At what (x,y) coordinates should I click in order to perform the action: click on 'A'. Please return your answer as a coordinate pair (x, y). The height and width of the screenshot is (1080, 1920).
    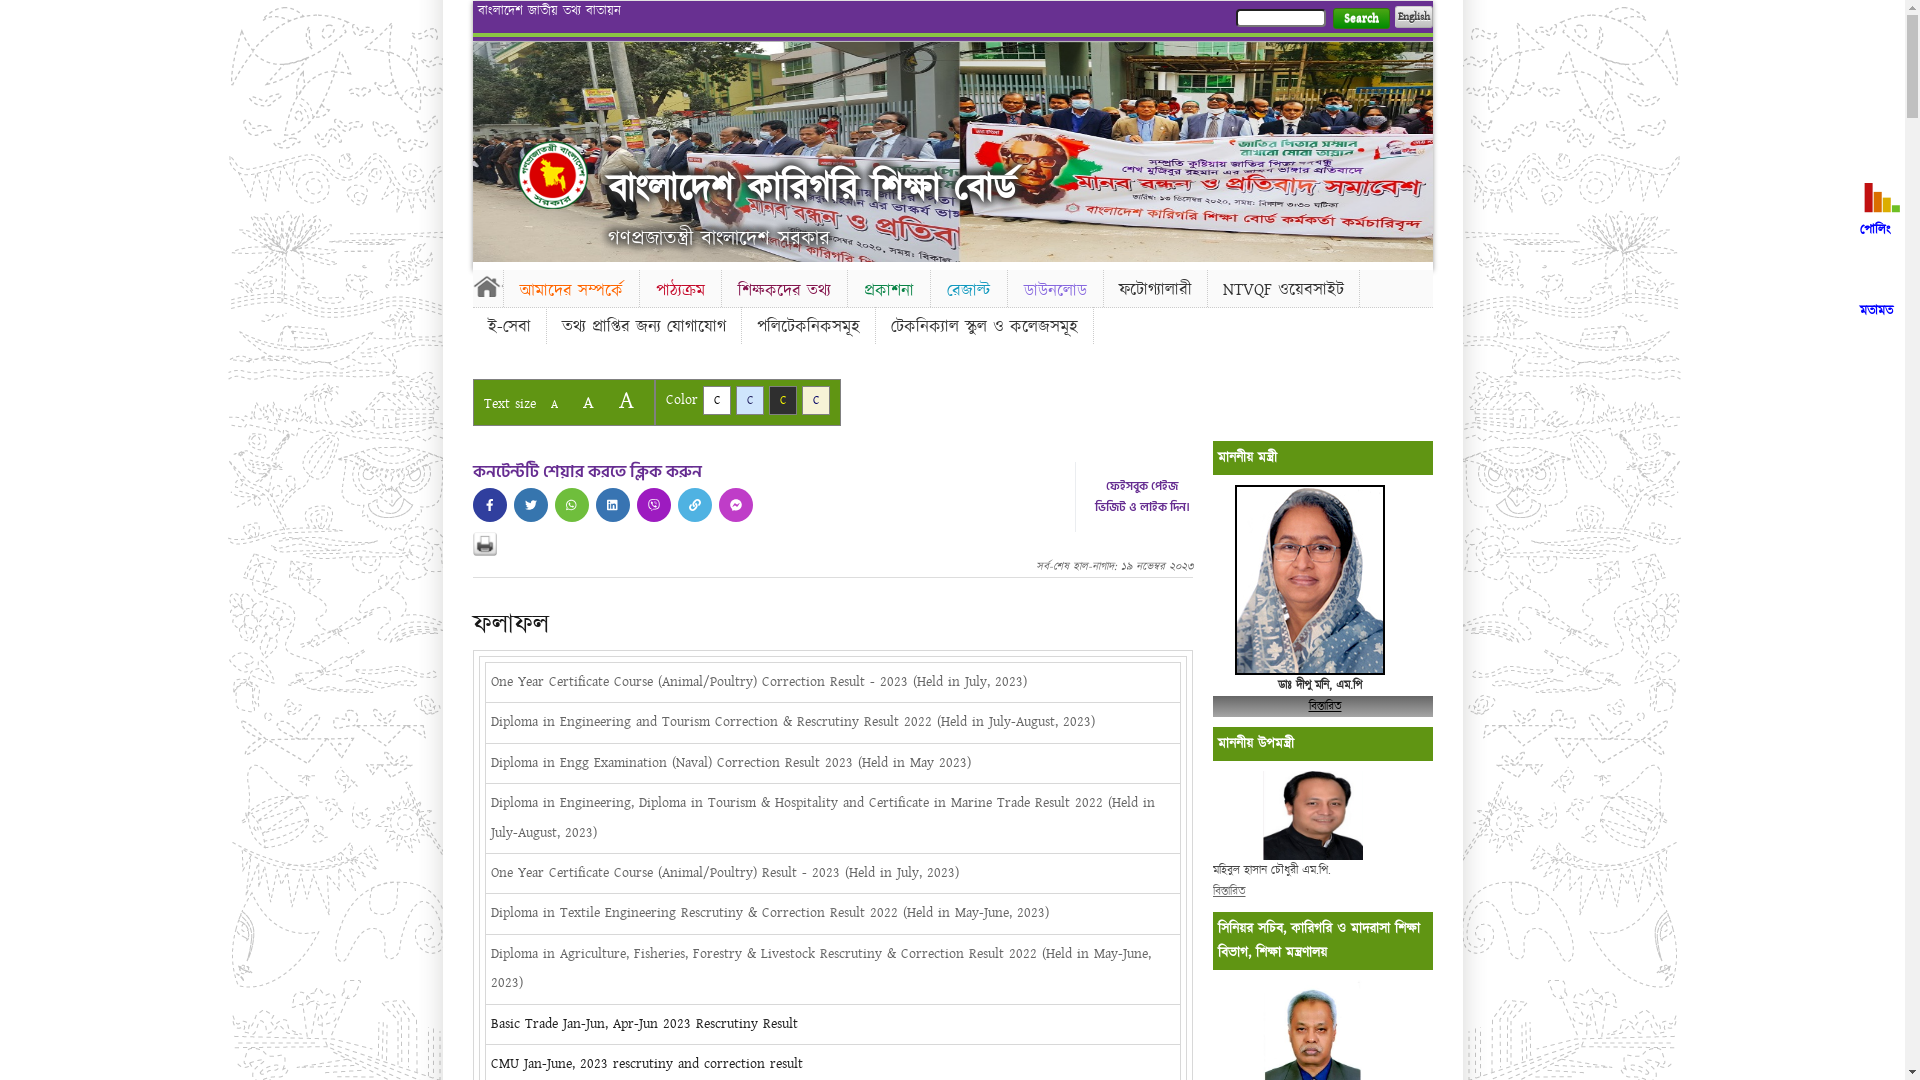
    Looking at the image, I should click on (570, 402).